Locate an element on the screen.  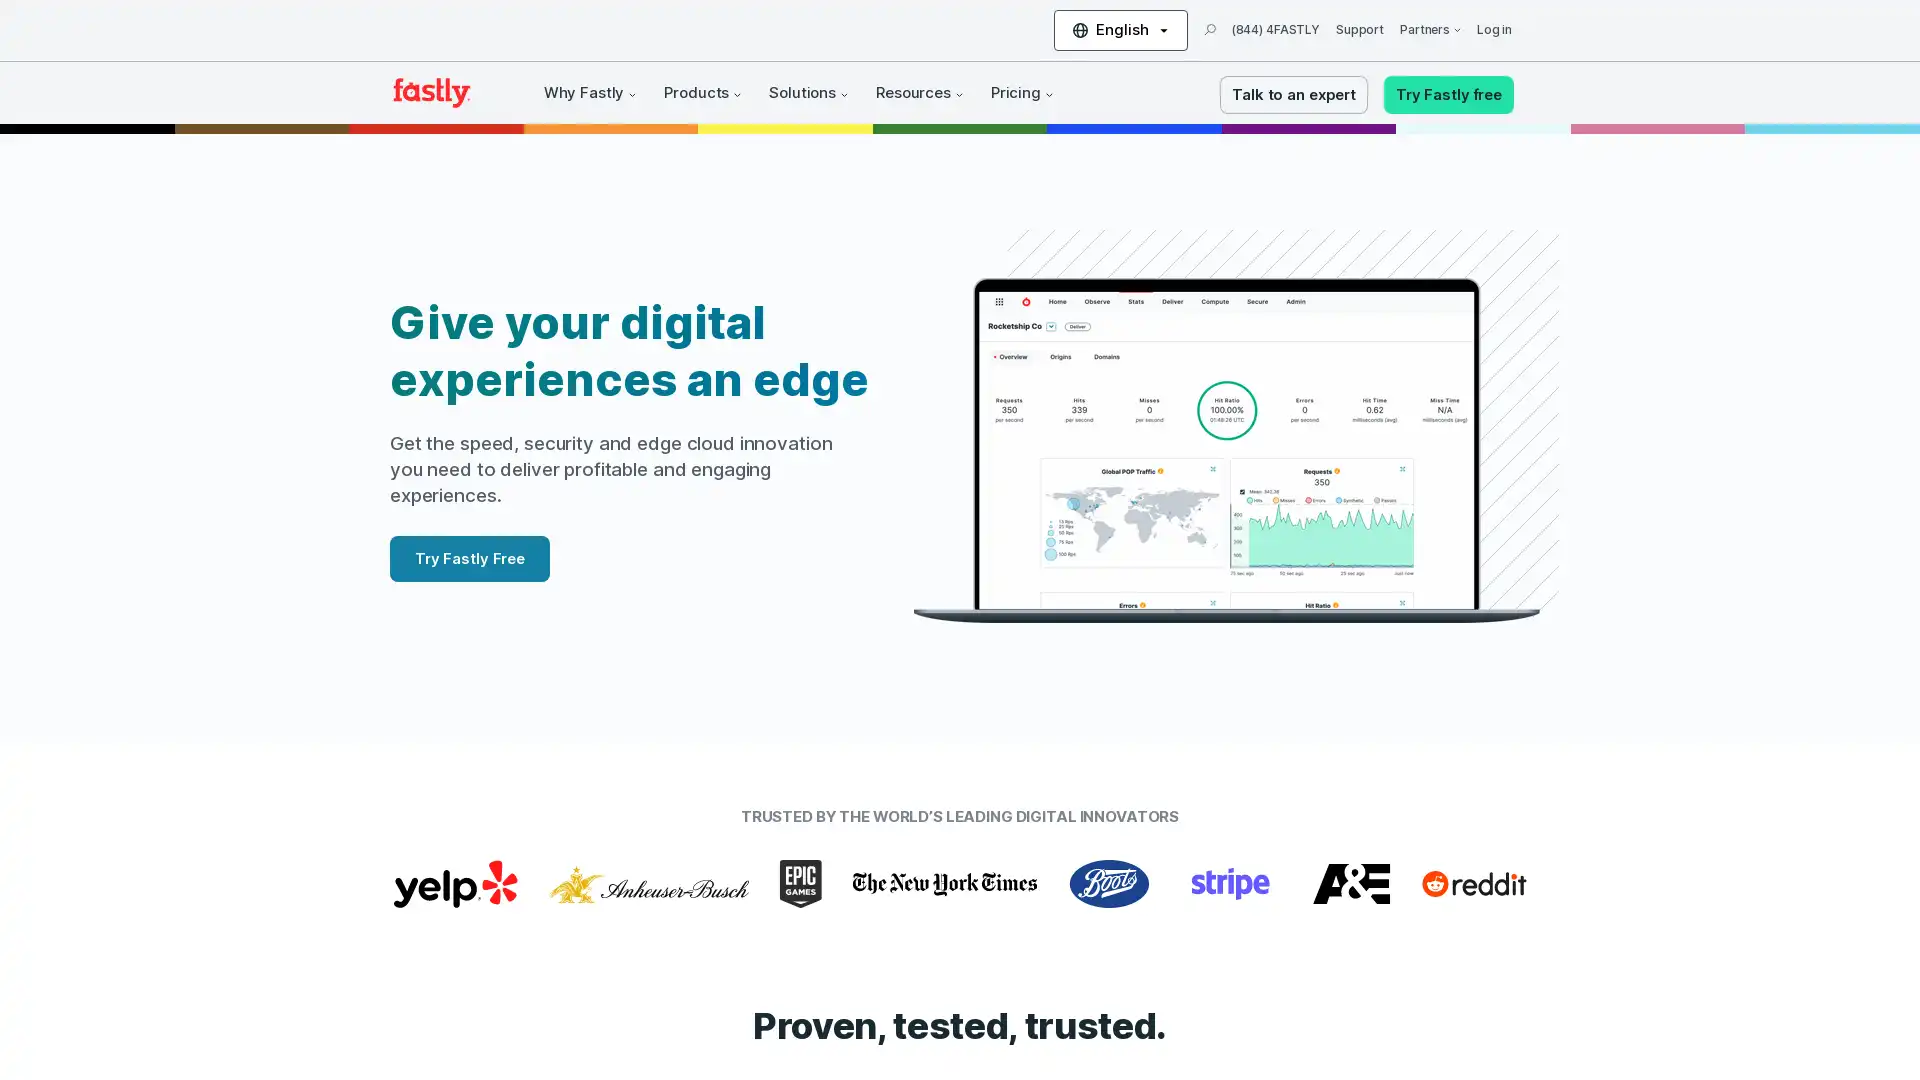
Yes is located at coordinates (203, 951).